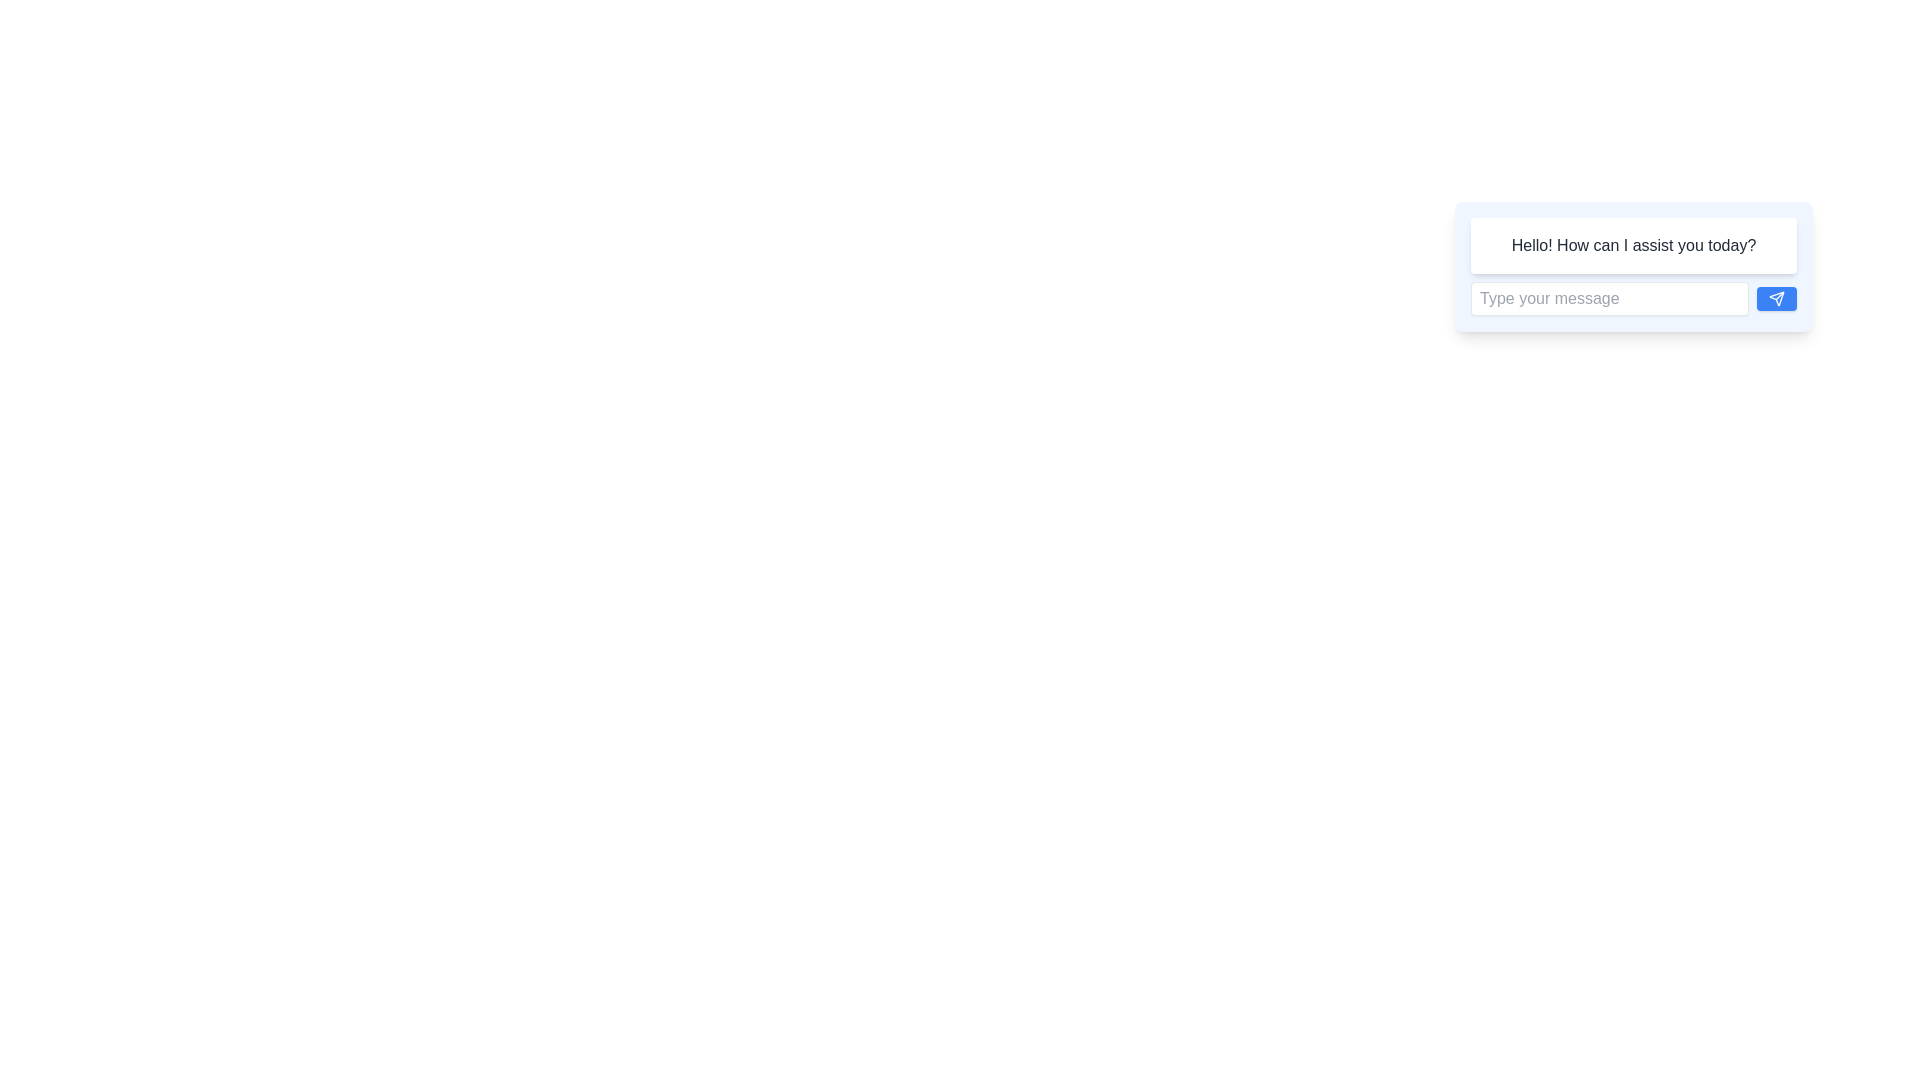  What do you see at coordinates (1776, 299) in the screenshot?
I see `the send icon located on the right side of the text input field in the chat interface` at bounding box center [1776, 299].